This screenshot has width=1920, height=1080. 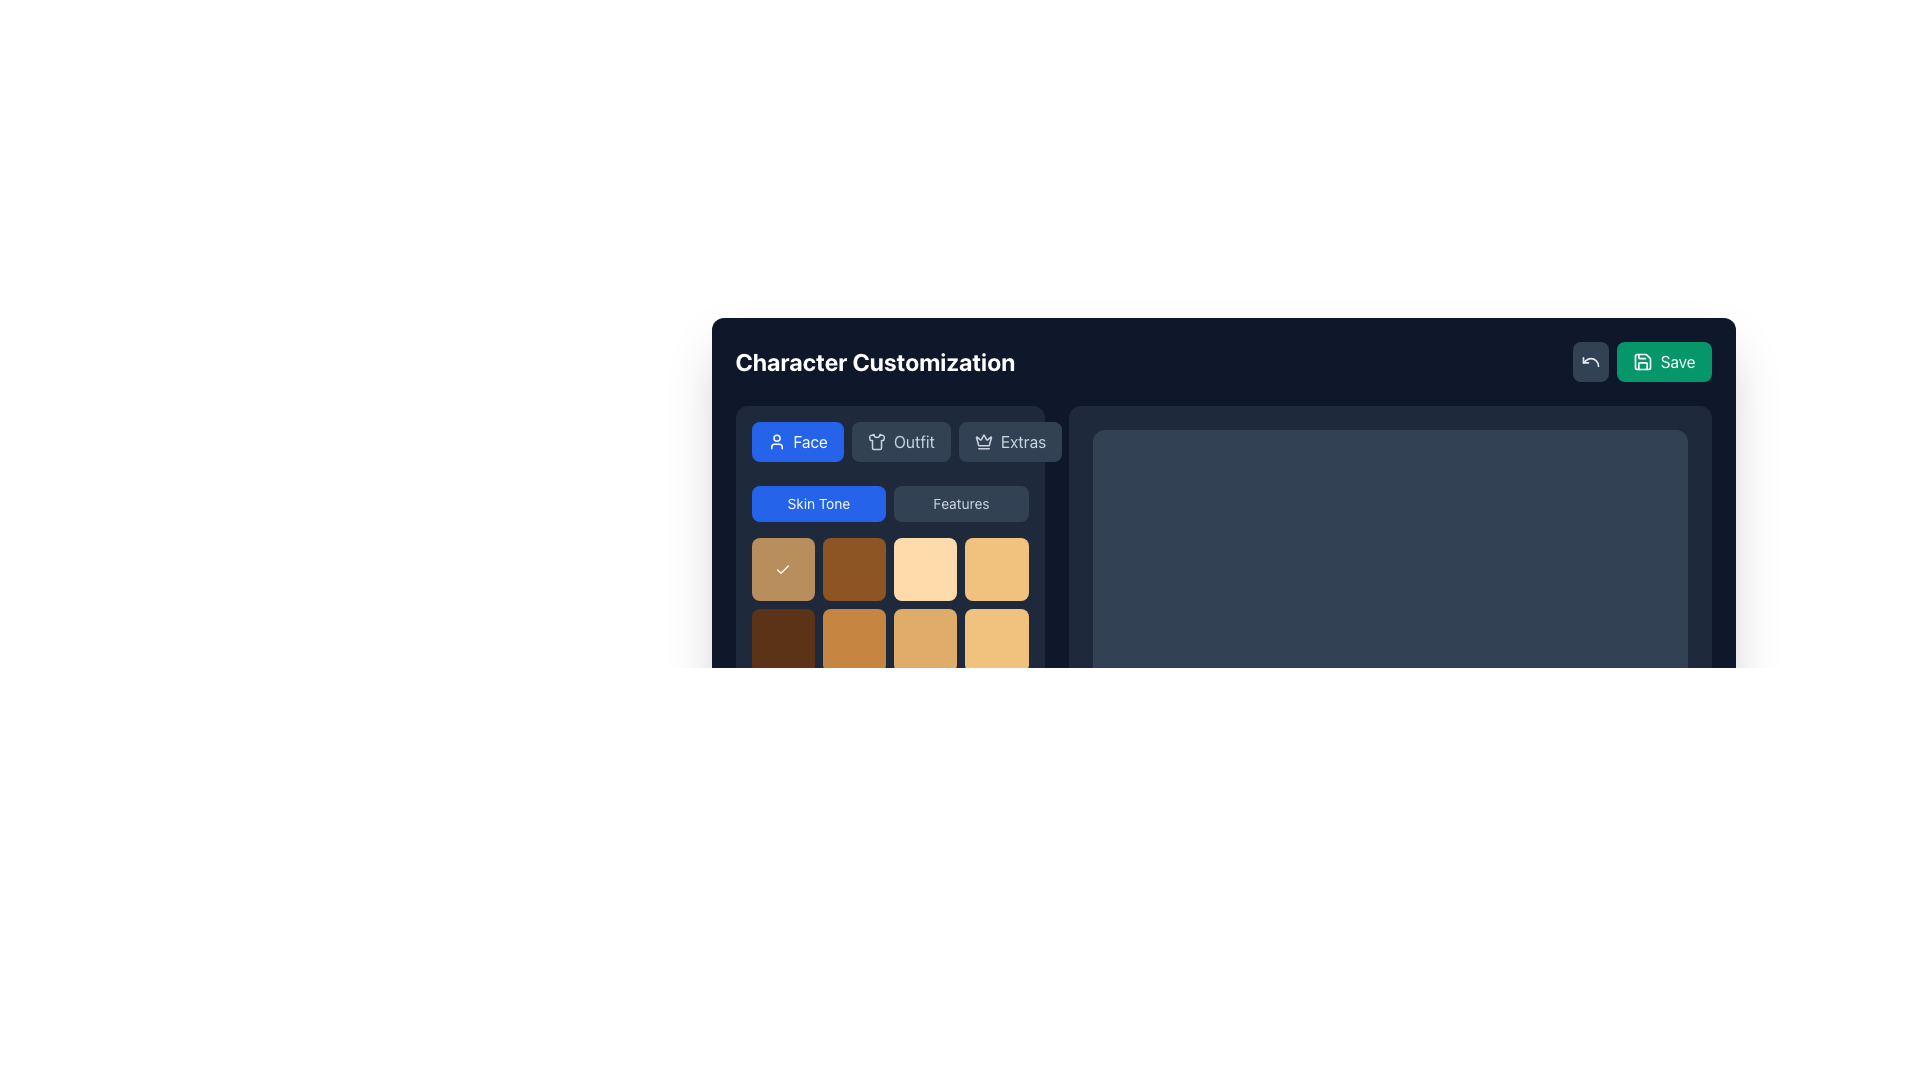 I want to click on the 'Save' text label, which is a white text on a green button located at the top right corner of the interface, next to a save icon, so click(x=1678, y=362).